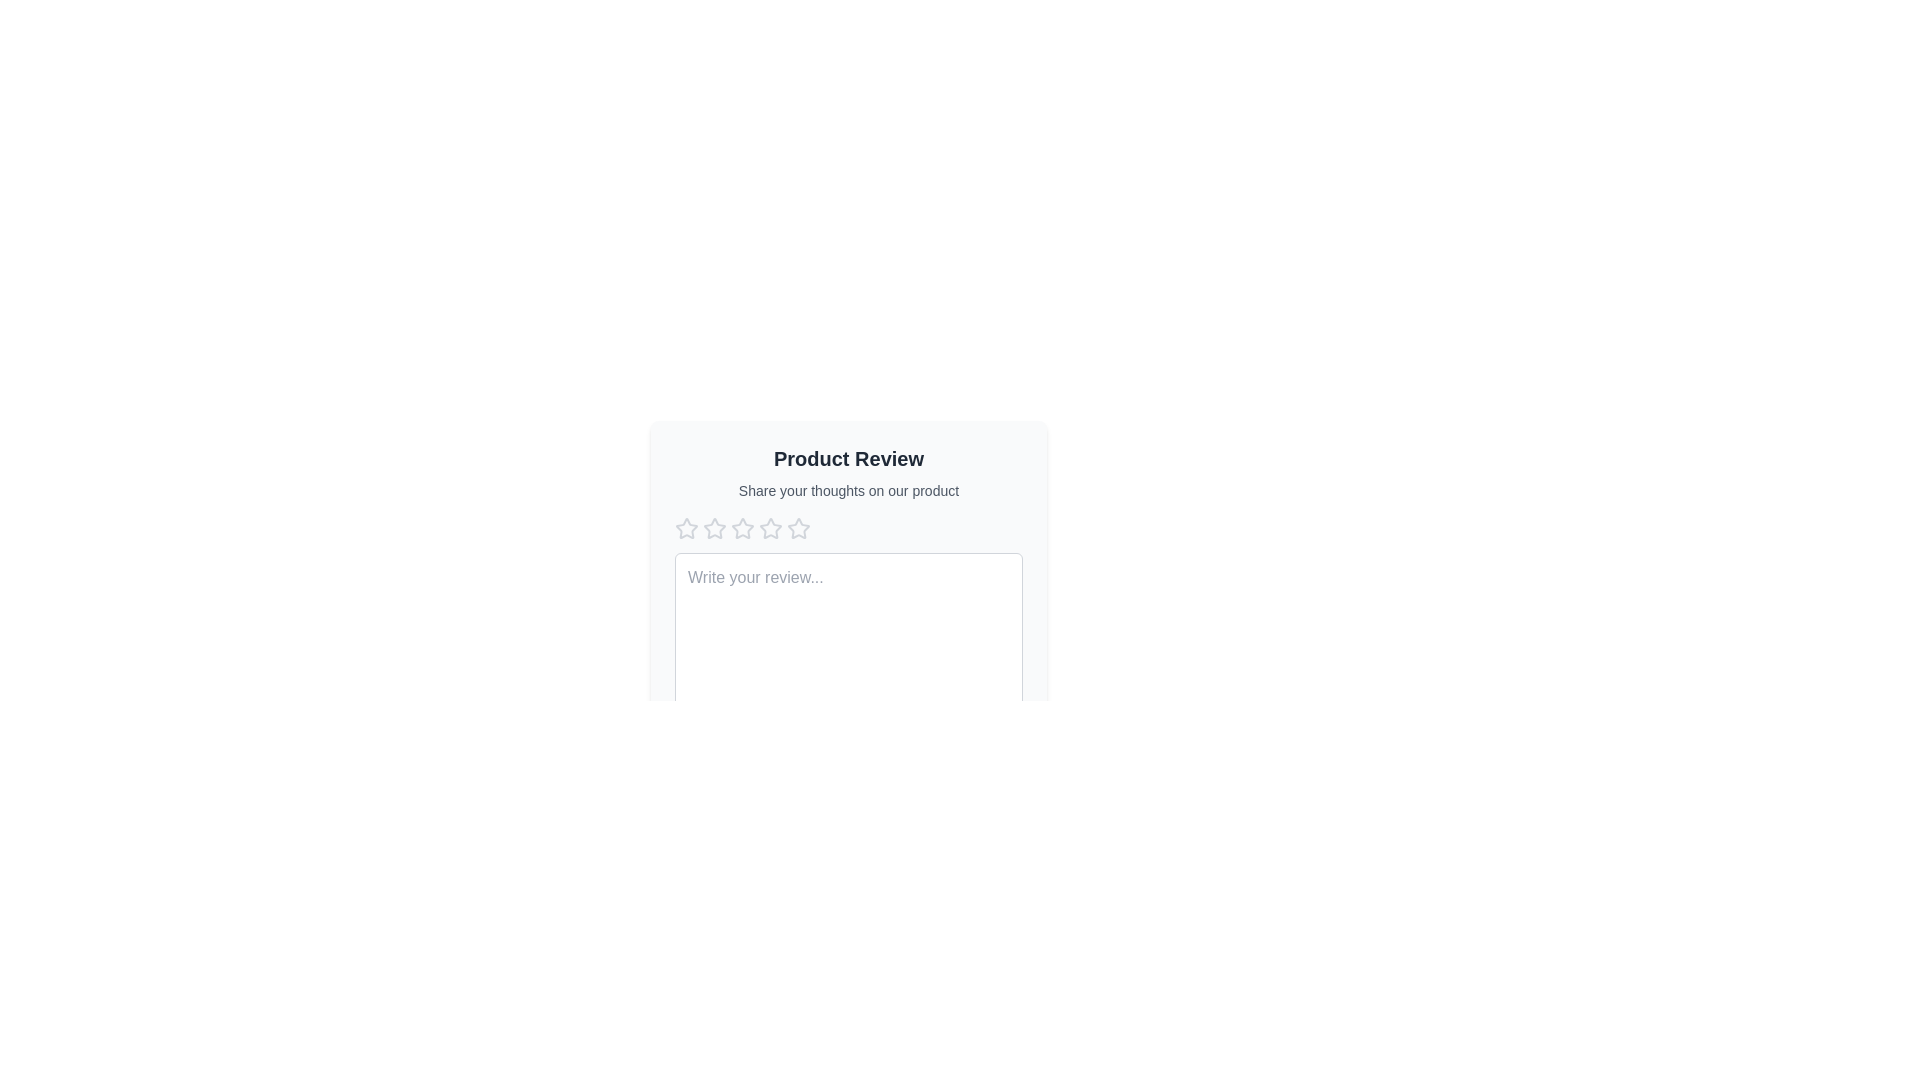 The height and width of the screenshot is (1080, 1920). Describe the element at coordinates (686, 527) in the screenshot. I see `the first star icon in the rating system located below the 'Product Review' title` at that location.